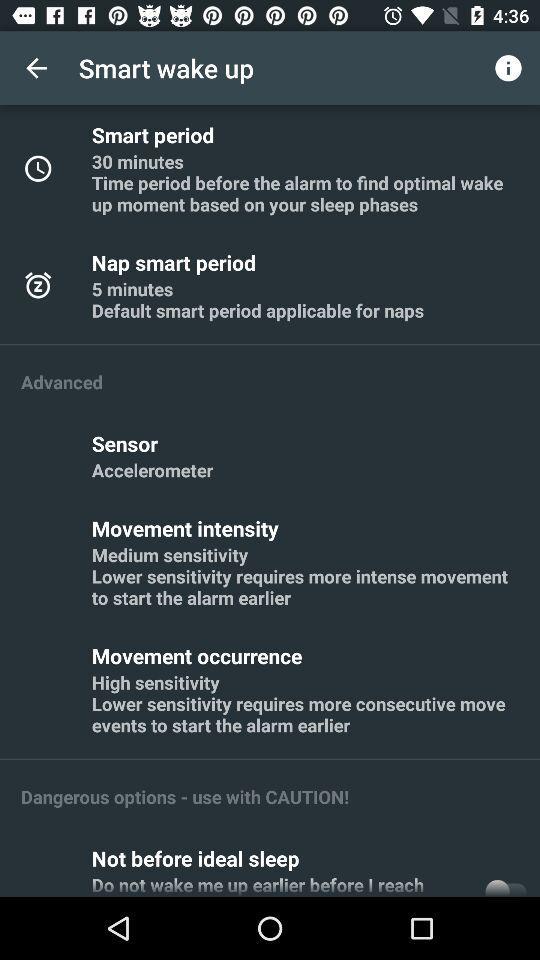 The height and width of the screenshot is (960, 540). What do you see at coordinates (188, 527) in the screenshot?
I see `item above the medium sensitivity lower item` at bounding box center [188, 527].